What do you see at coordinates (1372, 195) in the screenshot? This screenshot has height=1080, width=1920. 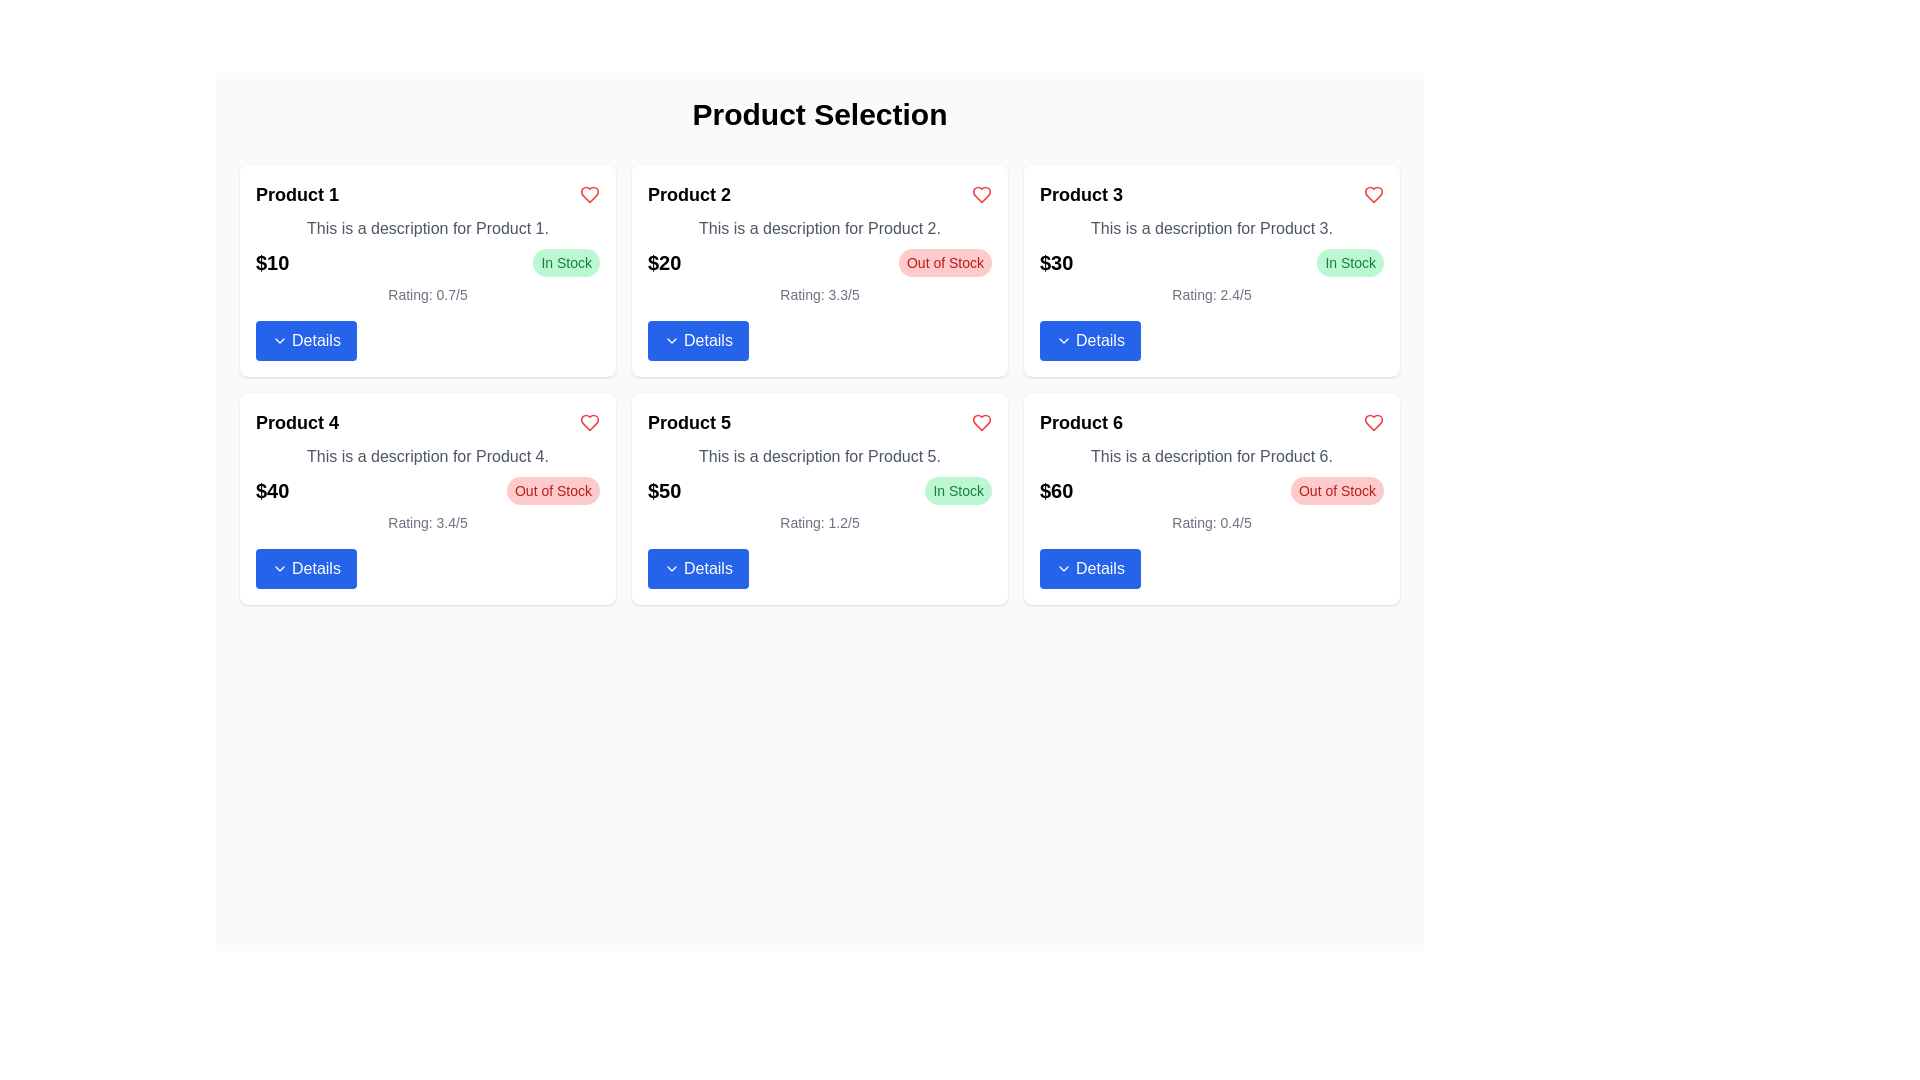 I see `the red heart icon in the top-right corner of the Product 3 card` at bounding box center [1372, 195].